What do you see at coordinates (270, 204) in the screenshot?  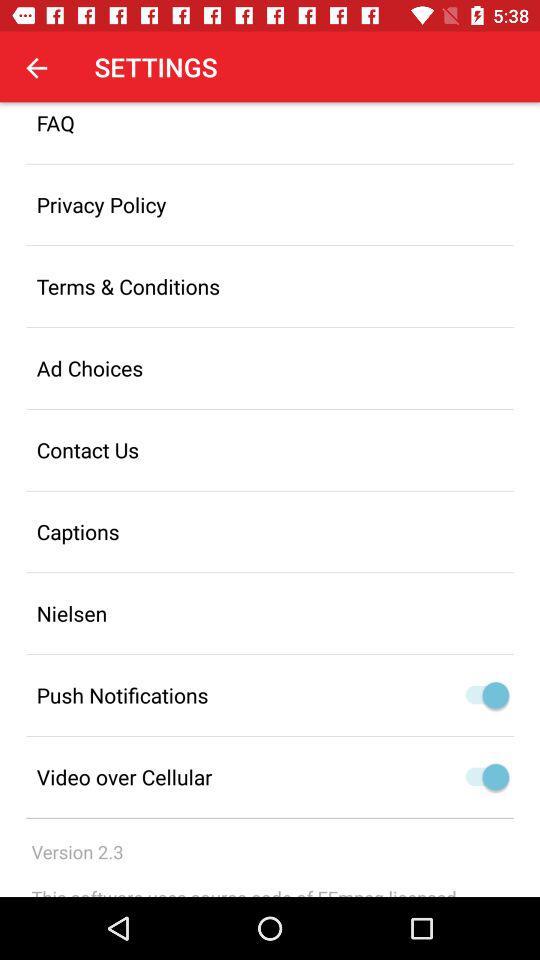 I see `the item below the faq item` at bounding box center [270, 204].